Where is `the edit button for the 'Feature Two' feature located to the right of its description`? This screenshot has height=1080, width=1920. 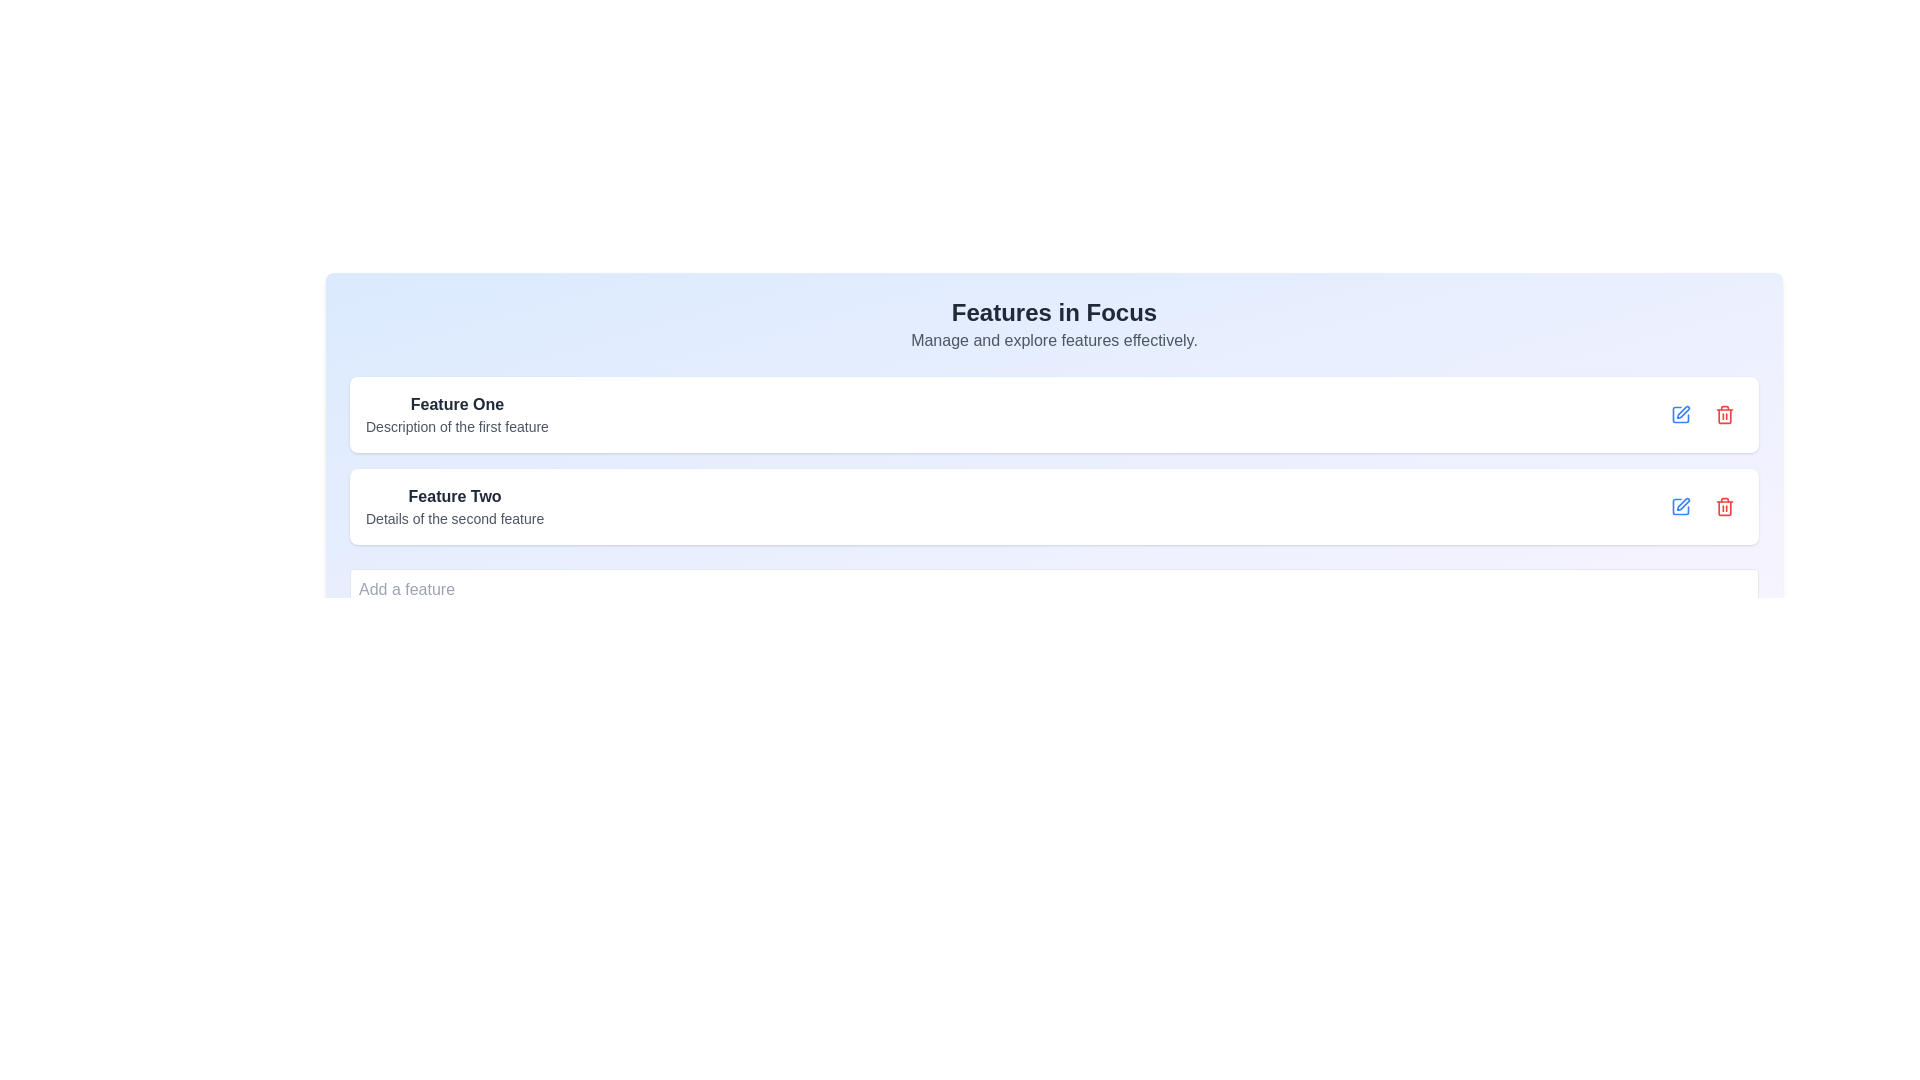 the edit button for the 'Feature Two' feature located to the right of its description is located at coordinates (1680, 505).